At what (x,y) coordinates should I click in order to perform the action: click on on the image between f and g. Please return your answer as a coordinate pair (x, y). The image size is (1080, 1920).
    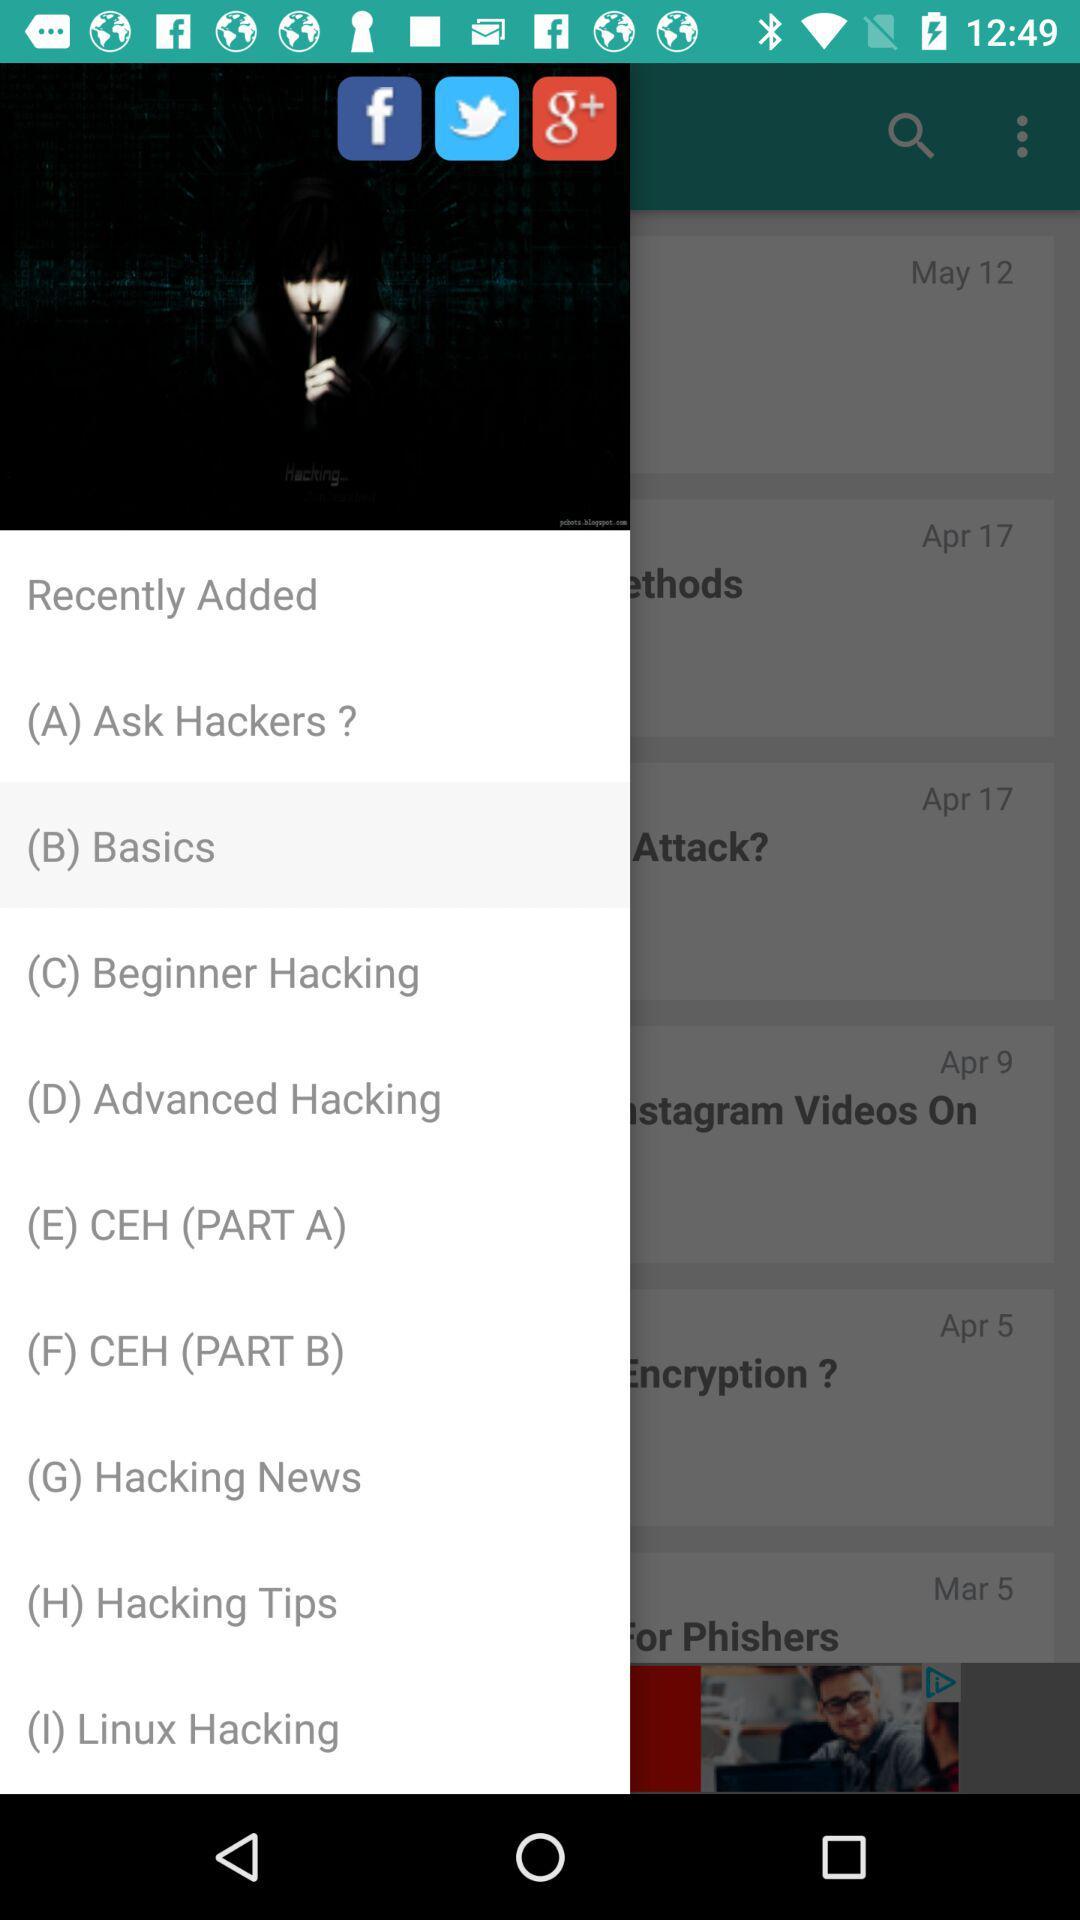
    Looking at the image, I should click on (477, 118).